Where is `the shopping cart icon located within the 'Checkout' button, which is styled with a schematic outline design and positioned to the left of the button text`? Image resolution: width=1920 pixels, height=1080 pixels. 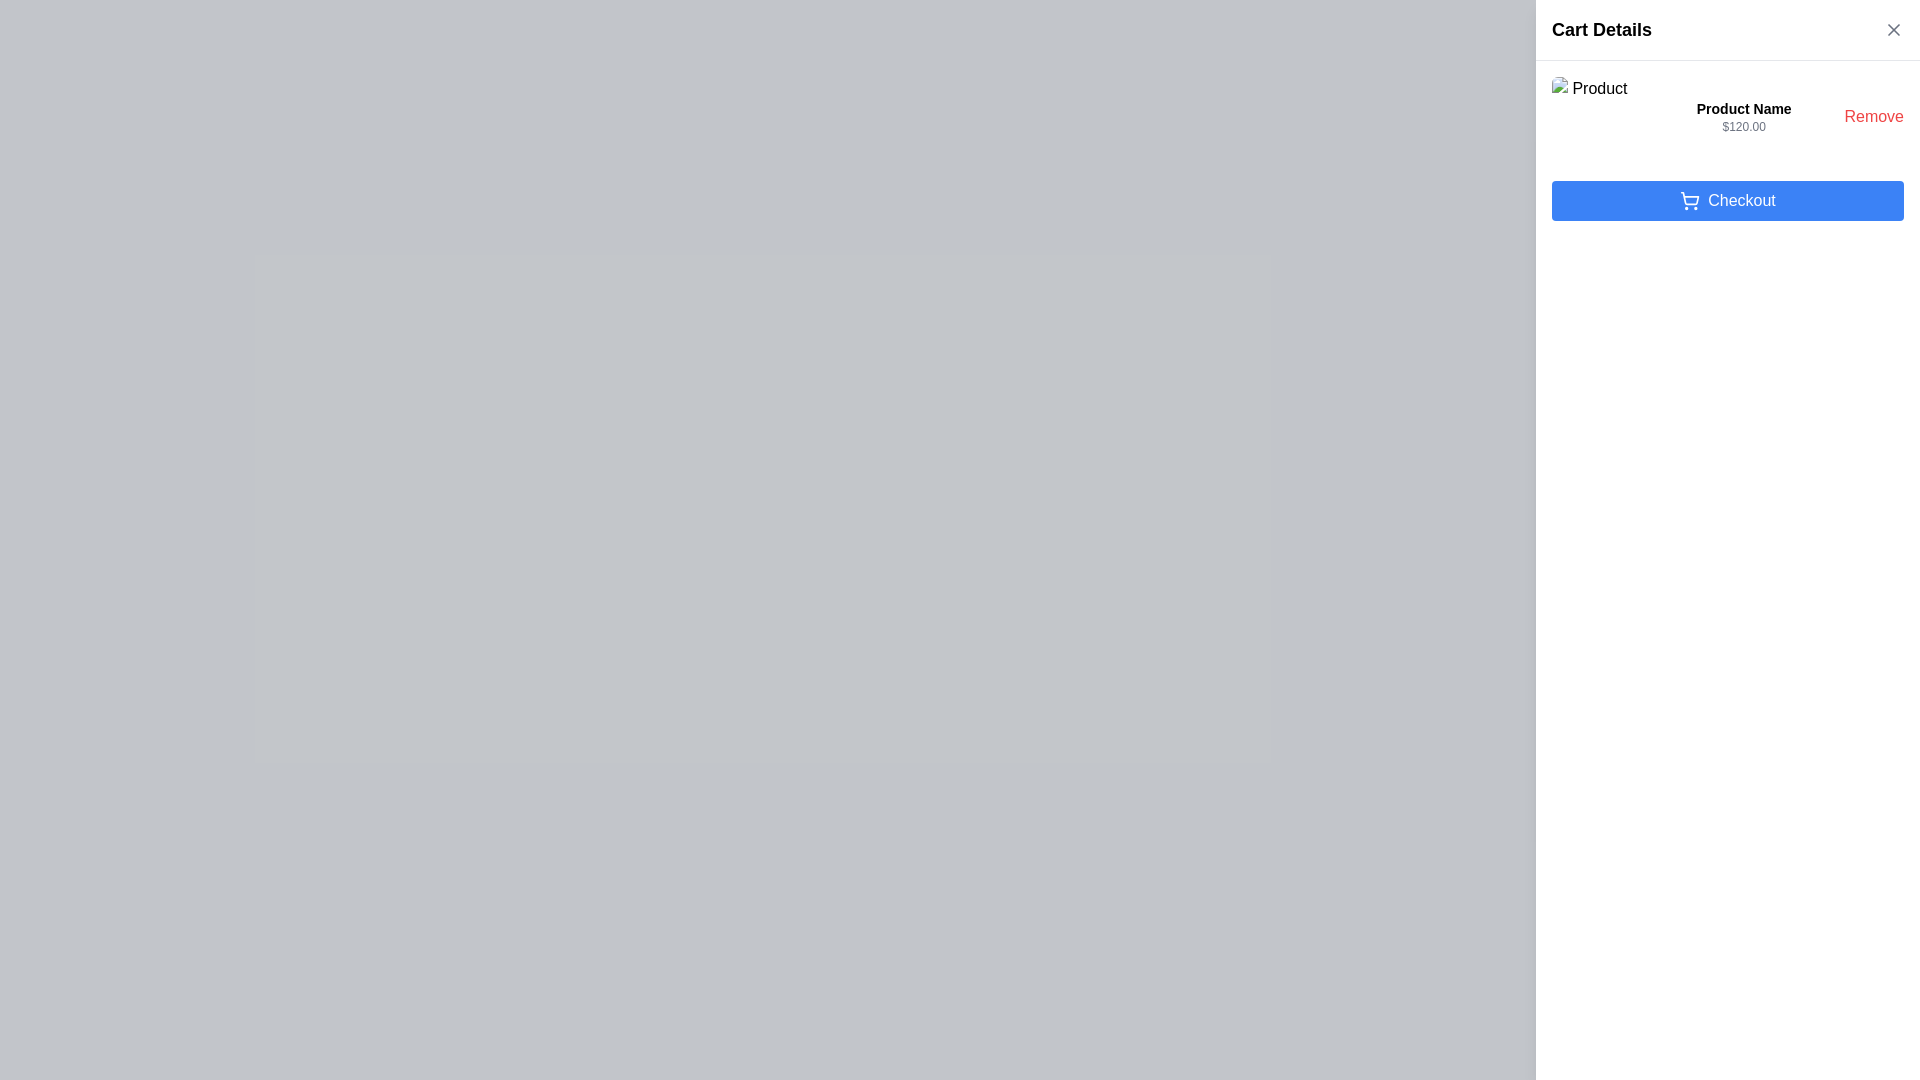
the shopping cart icon located within the 'Checkout' button, which is styled with a schematic outline design and positioned to the left of the button text is located at coordinates (1689, 198).